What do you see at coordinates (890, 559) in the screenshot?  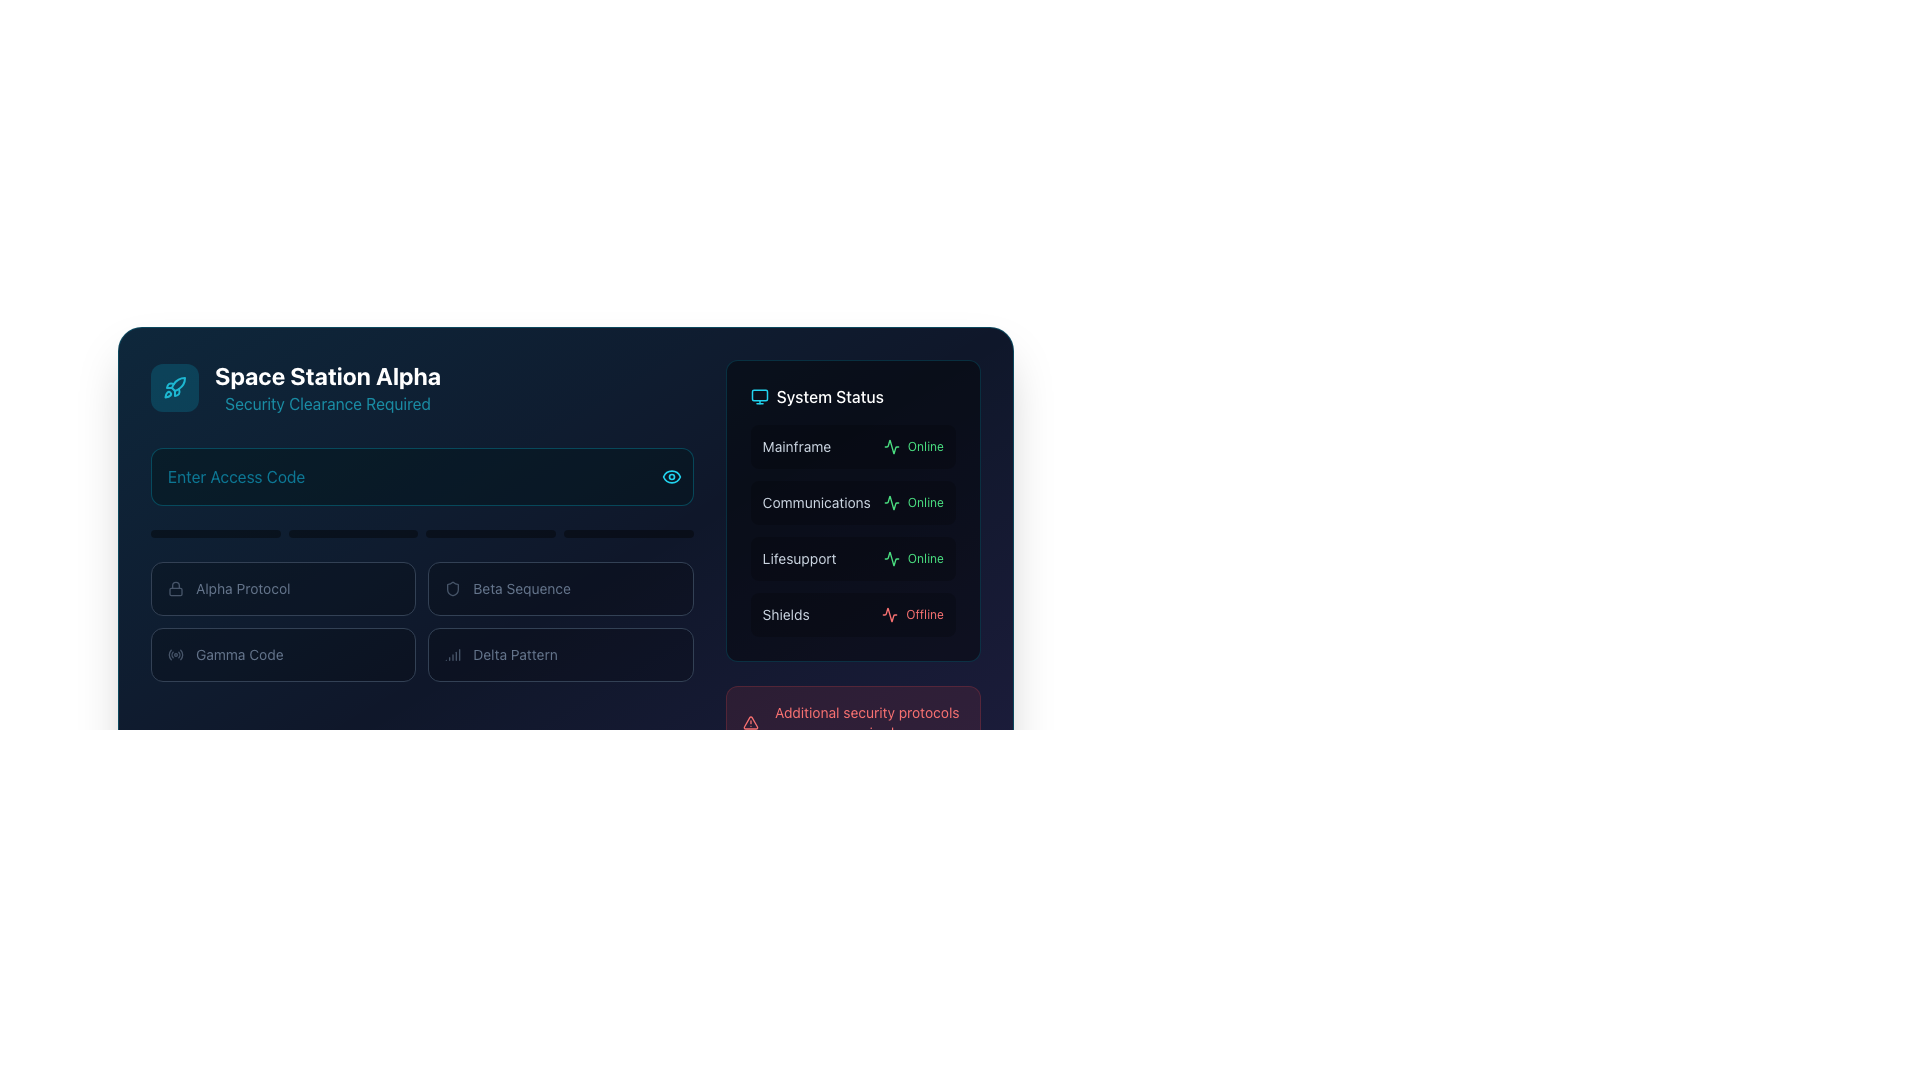 I see `the graphical waveform representing the 'Mainframe' system status in the 'System Status' panel located on the right side of the interface` at bounding box center [890, 559].